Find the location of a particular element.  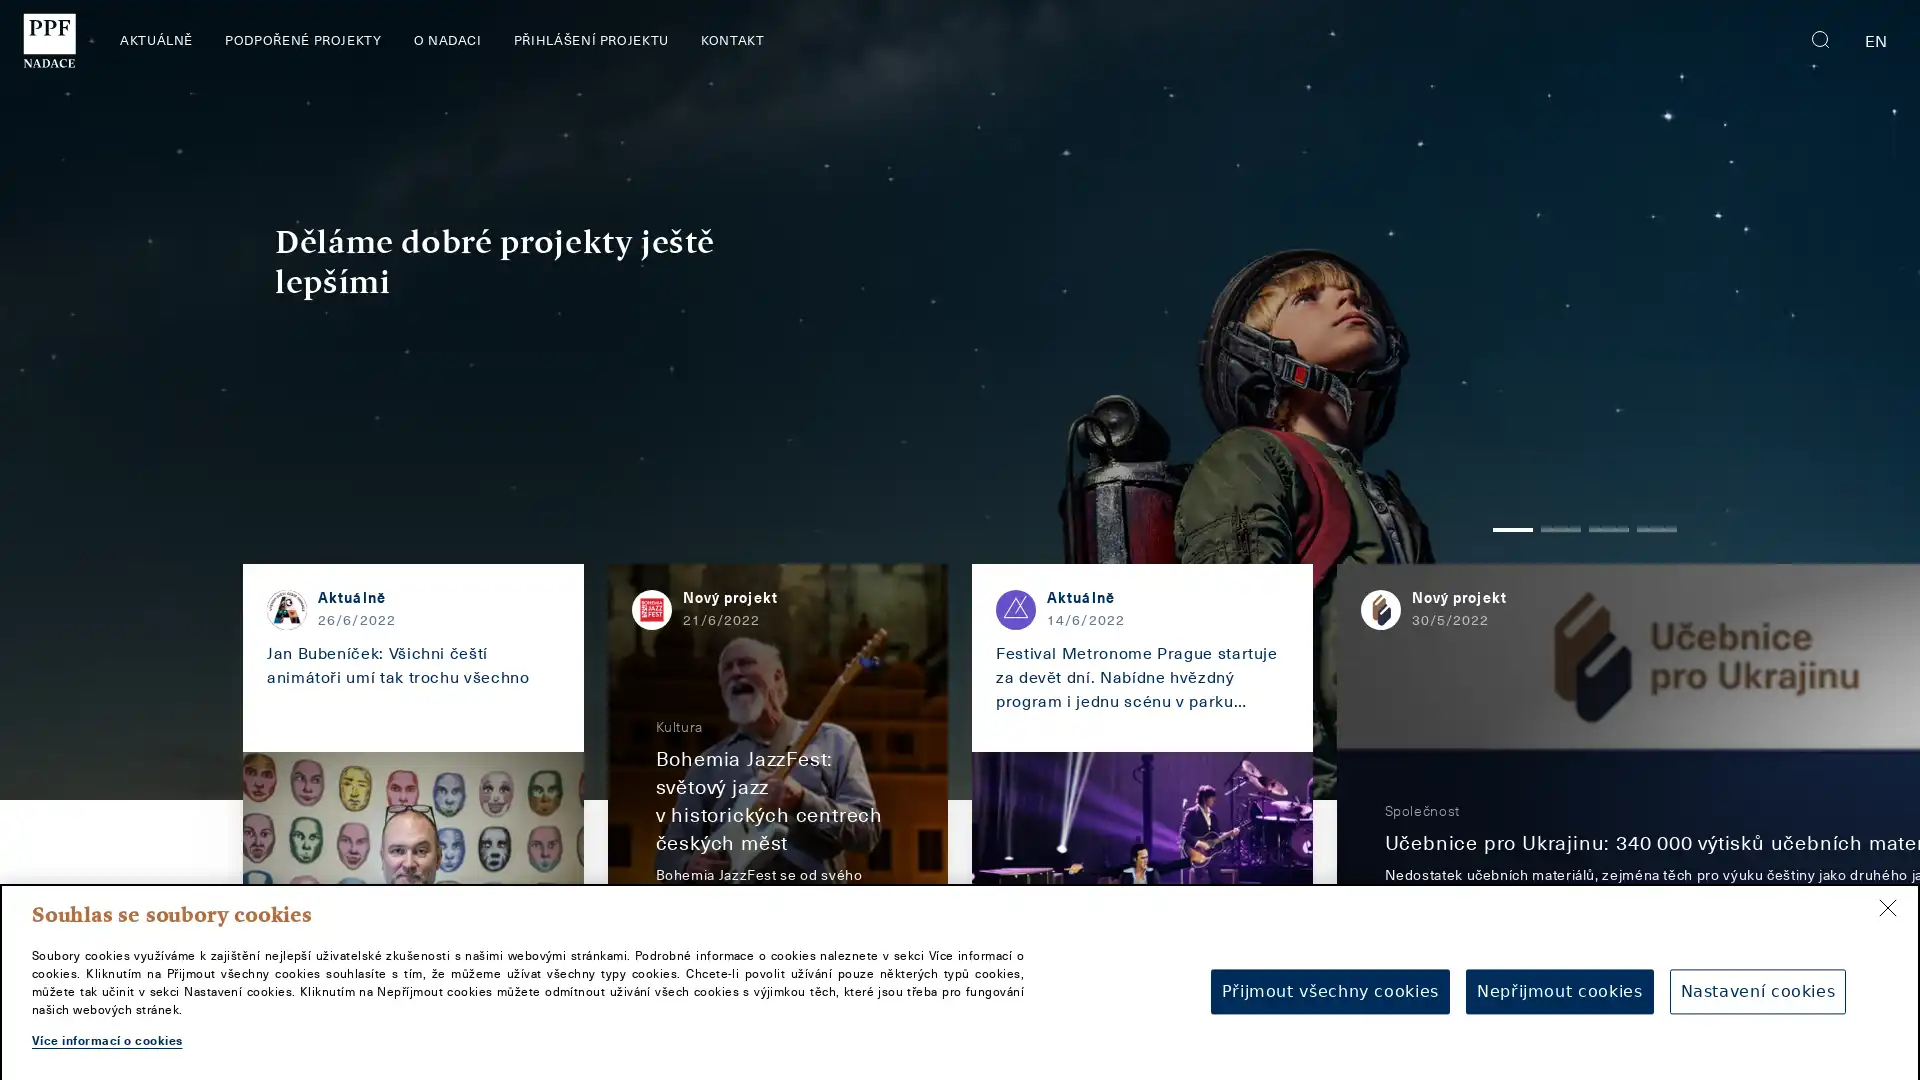

Zavrit is located at coordinates (1886, 894).